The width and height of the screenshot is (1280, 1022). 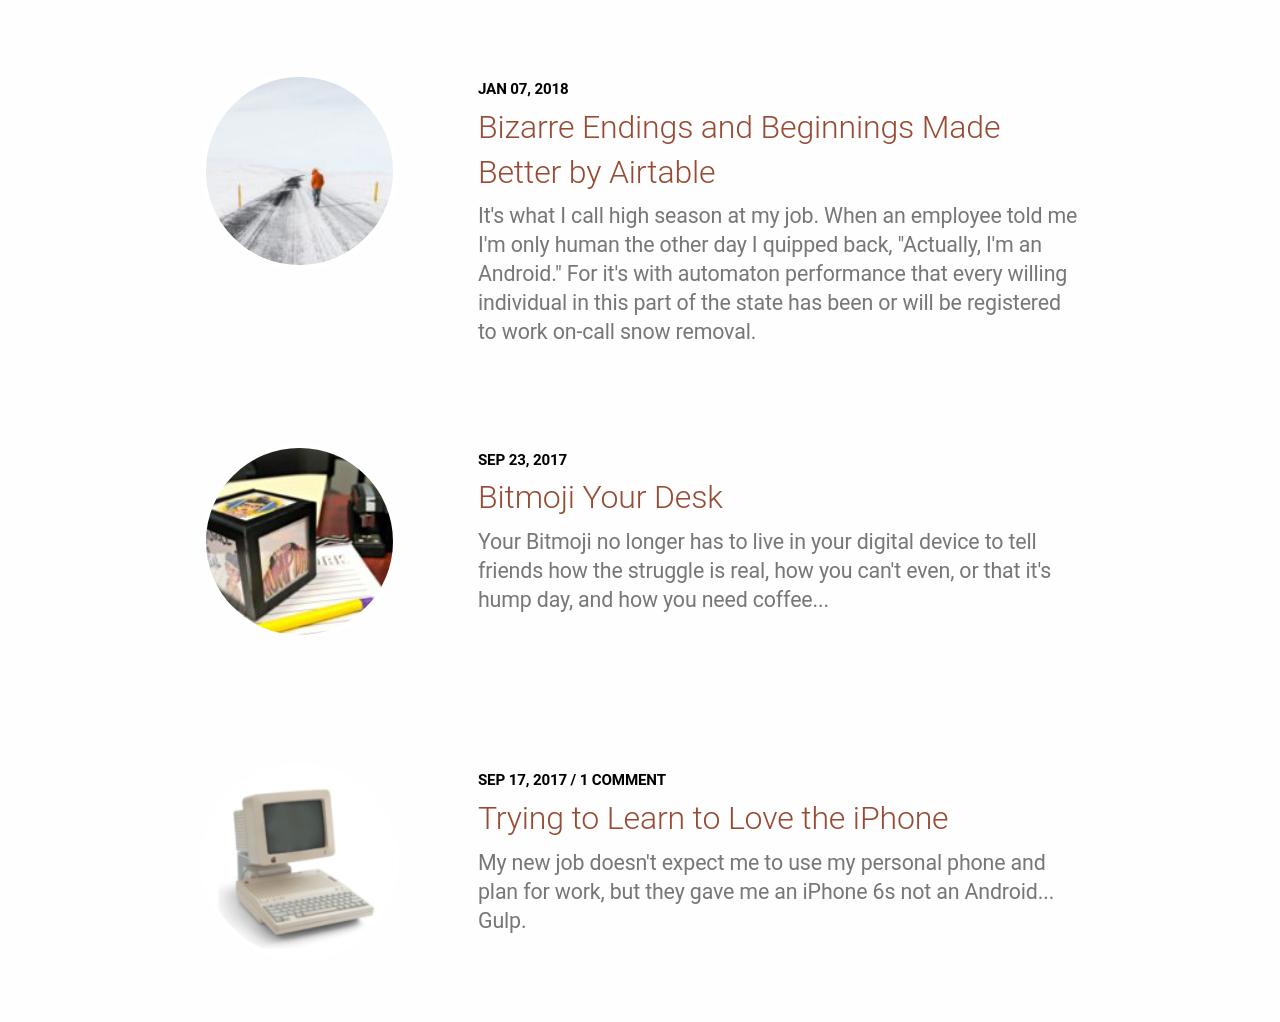 I want to click on 'It's what I call high season at my job. When an employee told me I'm only human the other day I quipped back, "Actually, I'm an Android." For it's with automaton performance that every willing individual in this part of the state has been or will be registered to work on-call snow removal.', so click(x=775, y=272).